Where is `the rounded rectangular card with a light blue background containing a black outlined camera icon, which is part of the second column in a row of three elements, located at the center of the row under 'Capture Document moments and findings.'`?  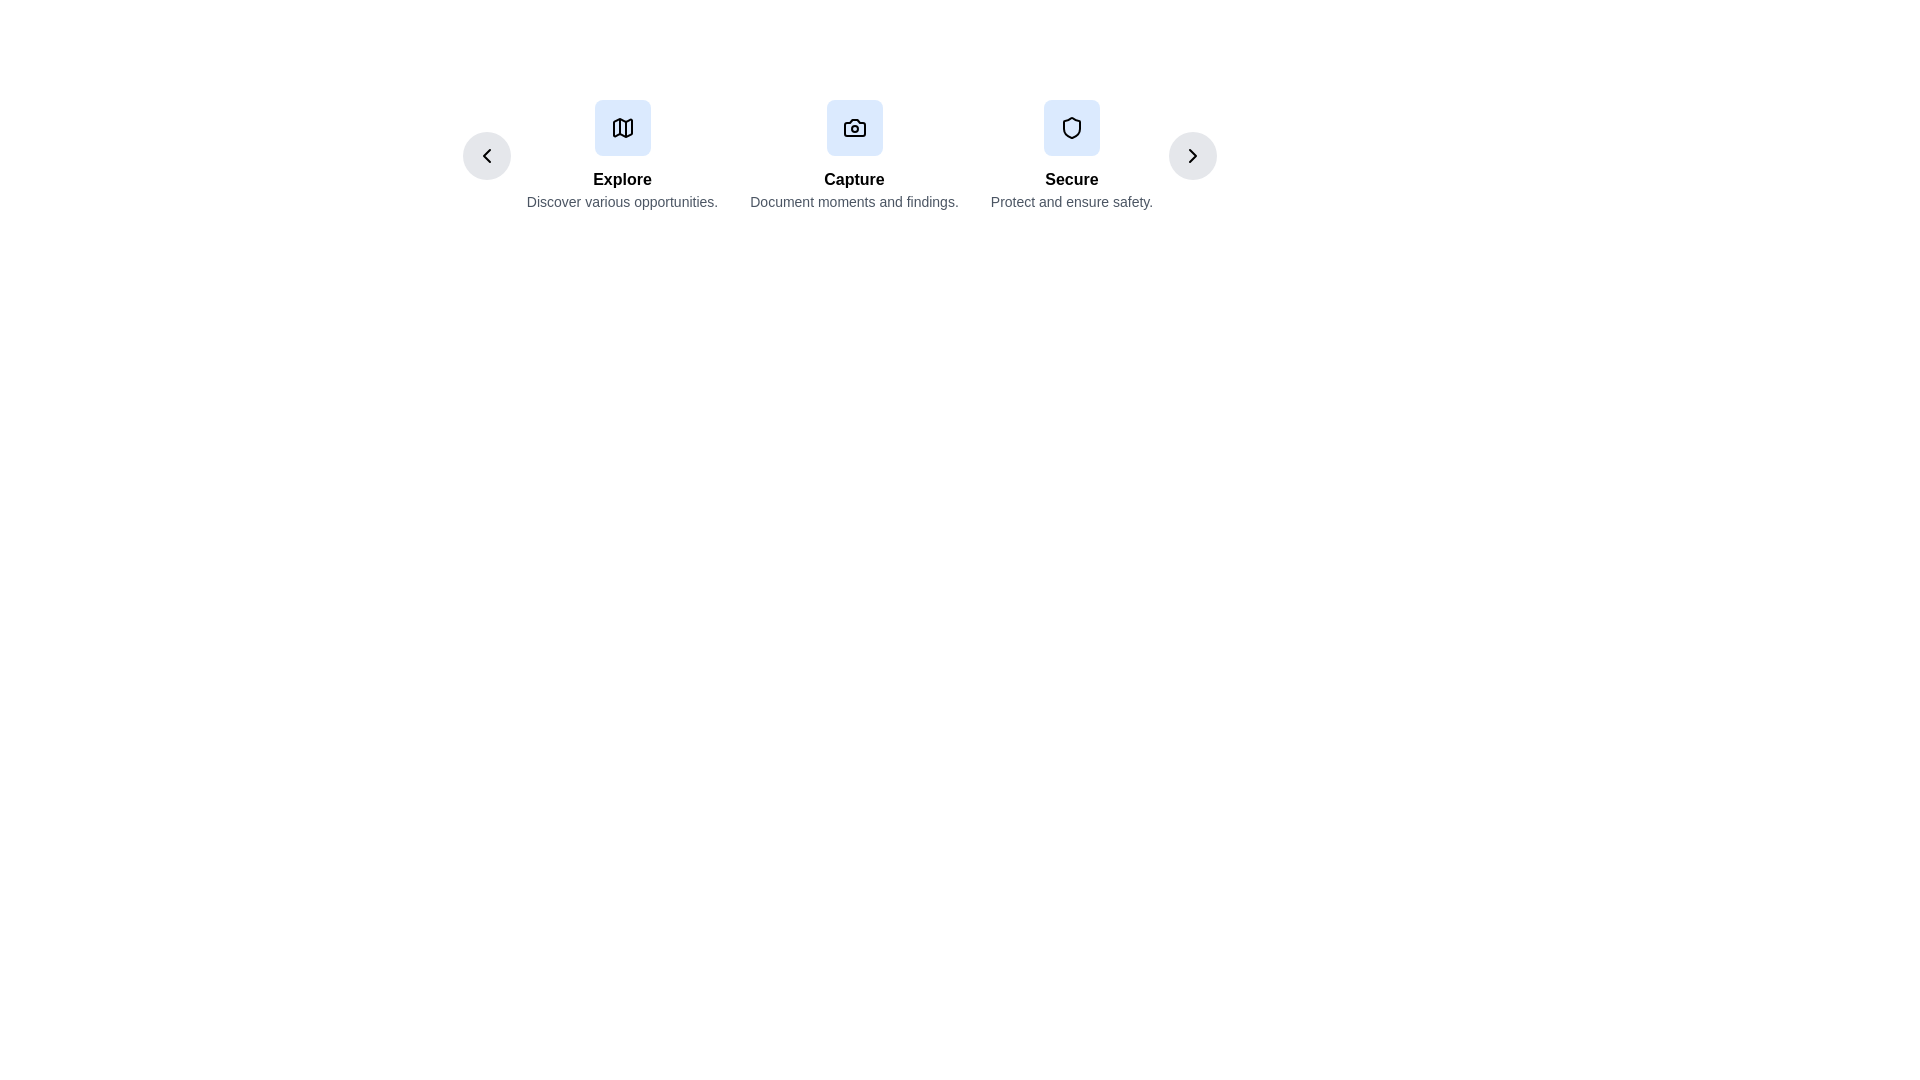 the rounded rectangular card with a light blue background containing a black outlined camera icon, which is part of the second column in a row of three elements, located at the center of the row under 'Capture Document moments and findings.' is located at coordinates (854, 127).